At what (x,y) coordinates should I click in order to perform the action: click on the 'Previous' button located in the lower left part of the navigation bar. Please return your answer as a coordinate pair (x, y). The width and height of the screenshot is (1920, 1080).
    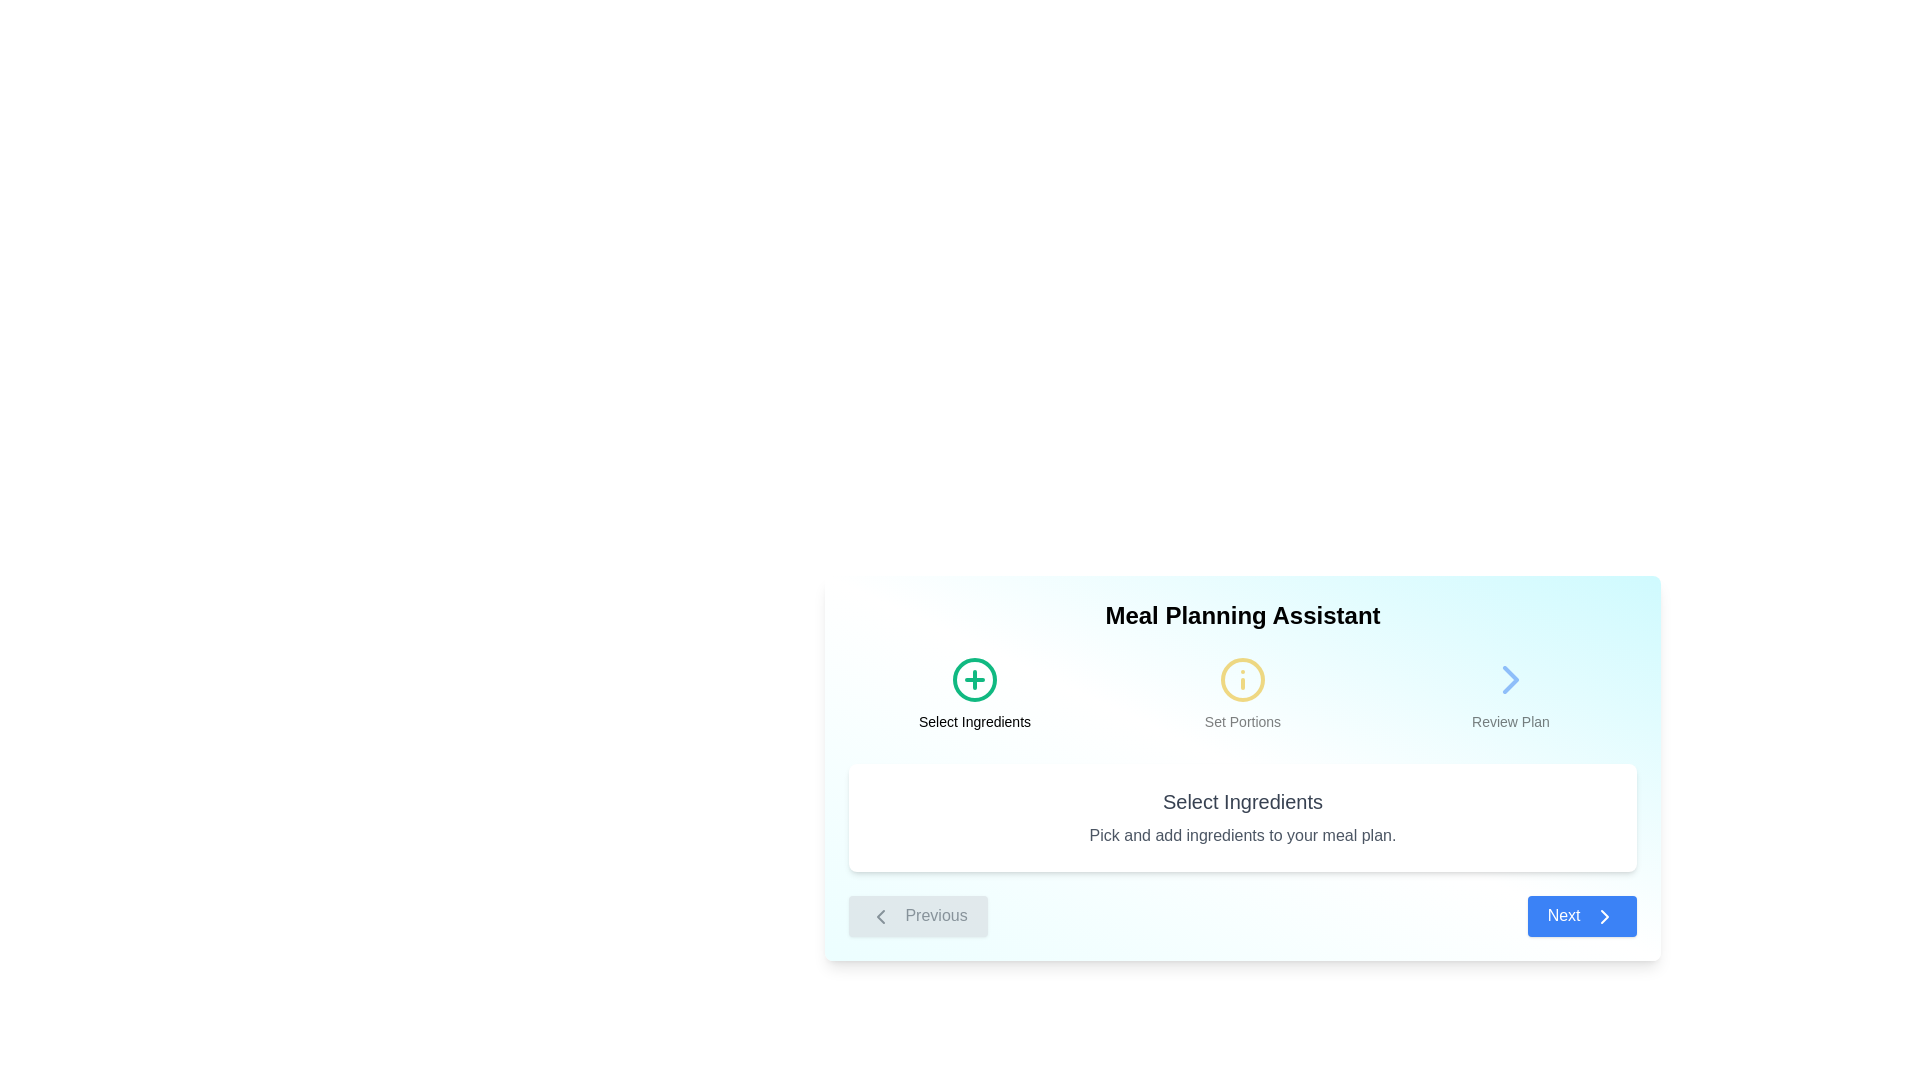
    Looking at the image, I should click on (917, 916).